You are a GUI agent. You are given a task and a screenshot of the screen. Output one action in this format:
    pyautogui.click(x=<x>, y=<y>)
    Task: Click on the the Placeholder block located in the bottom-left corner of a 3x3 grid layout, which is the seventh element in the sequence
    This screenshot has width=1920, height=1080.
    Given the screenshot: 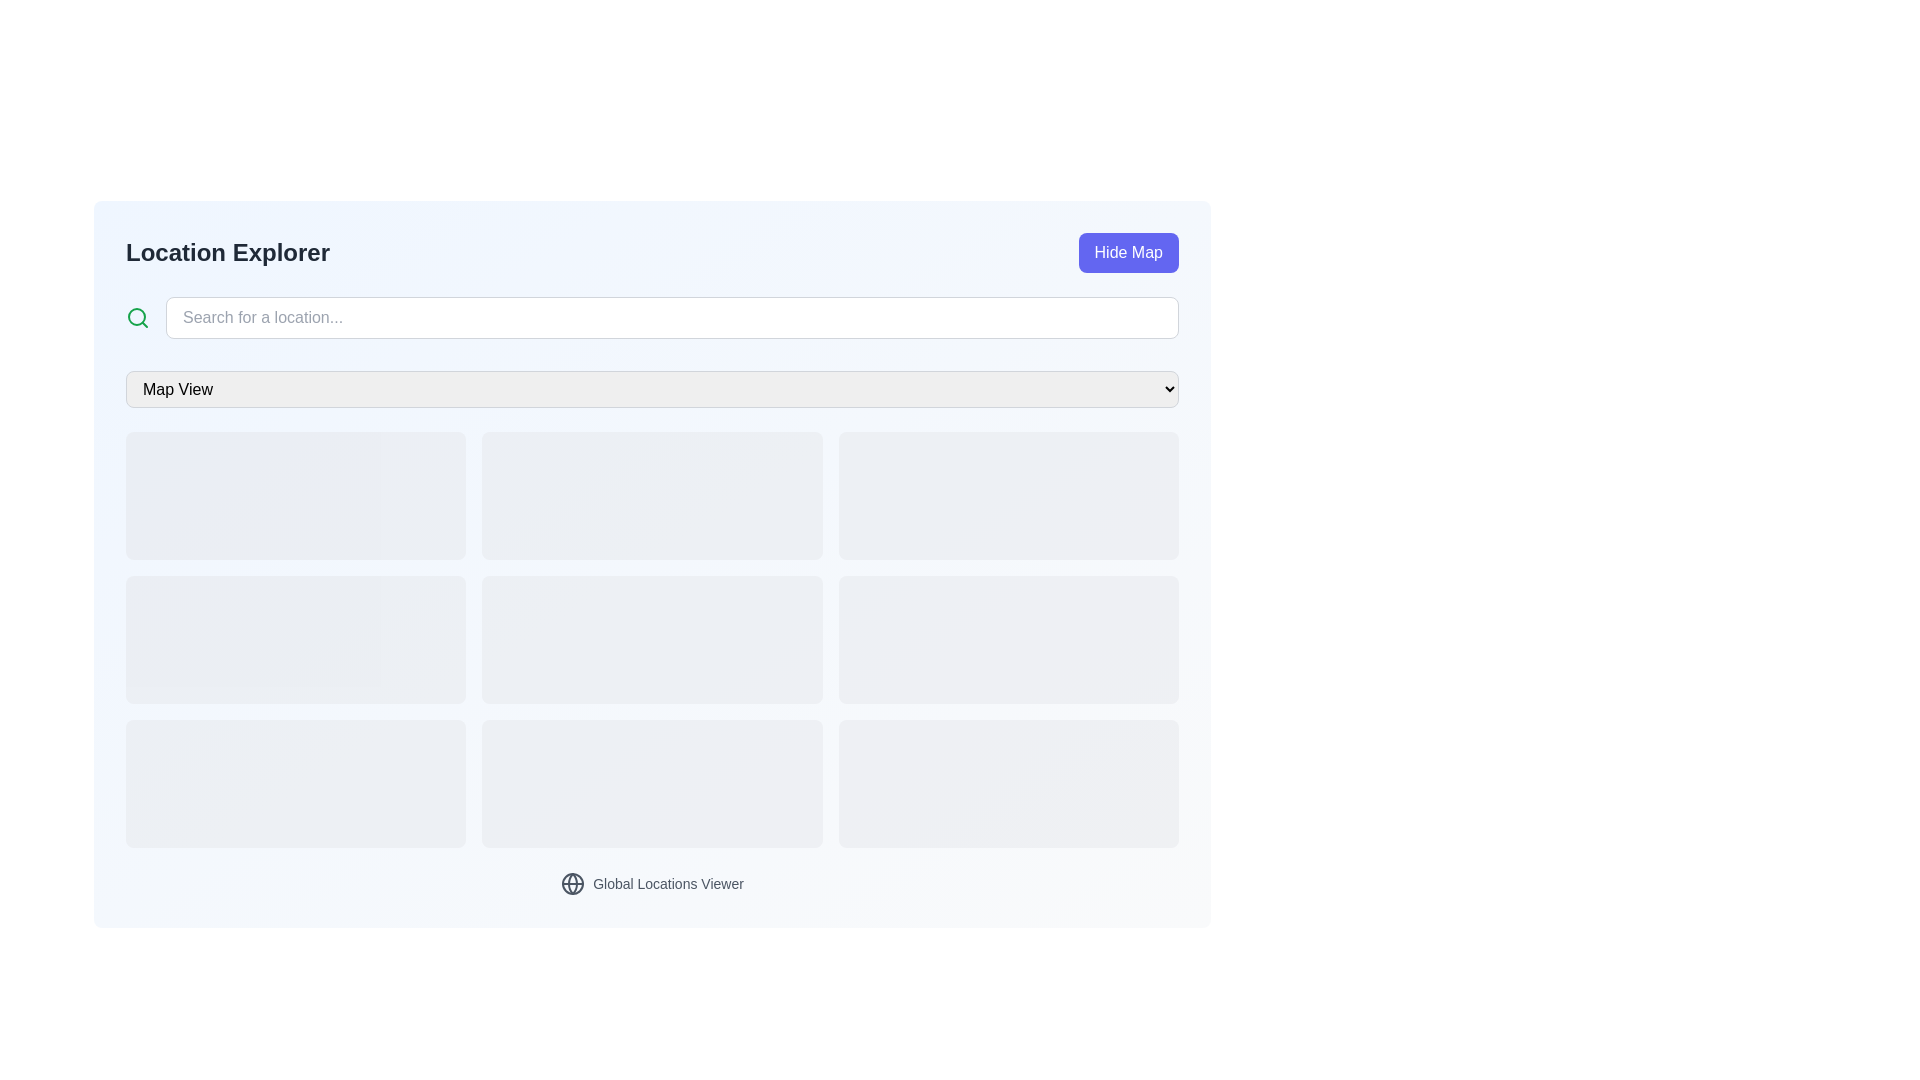 What is the action you would take?
    pyautogui.click(x=295, y=782)
    